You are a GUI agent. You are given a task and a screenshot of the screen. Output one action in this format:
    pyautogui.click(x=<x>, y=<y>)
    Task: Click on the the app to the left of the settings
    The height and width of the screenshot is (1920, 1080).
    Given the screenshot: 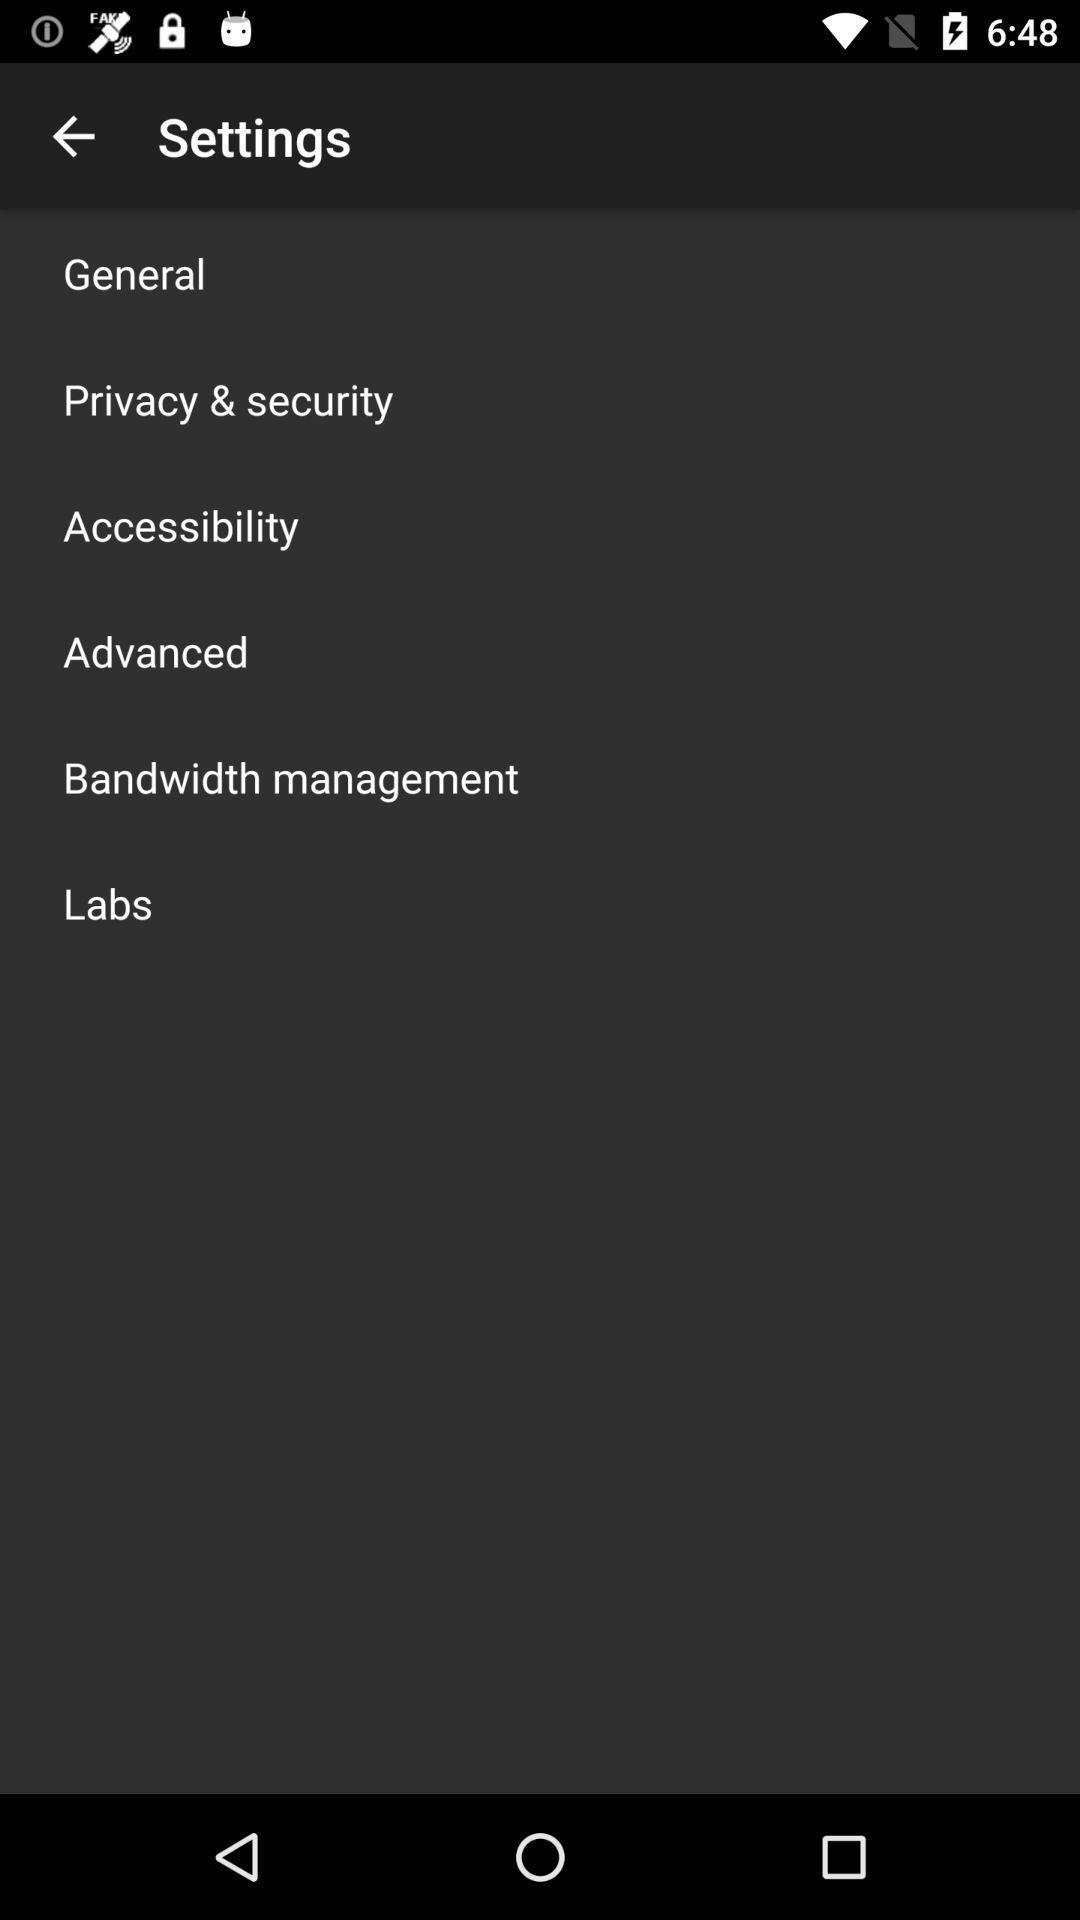 What is the action you would take?
    pyautogui.click(x=72, y=135)
    